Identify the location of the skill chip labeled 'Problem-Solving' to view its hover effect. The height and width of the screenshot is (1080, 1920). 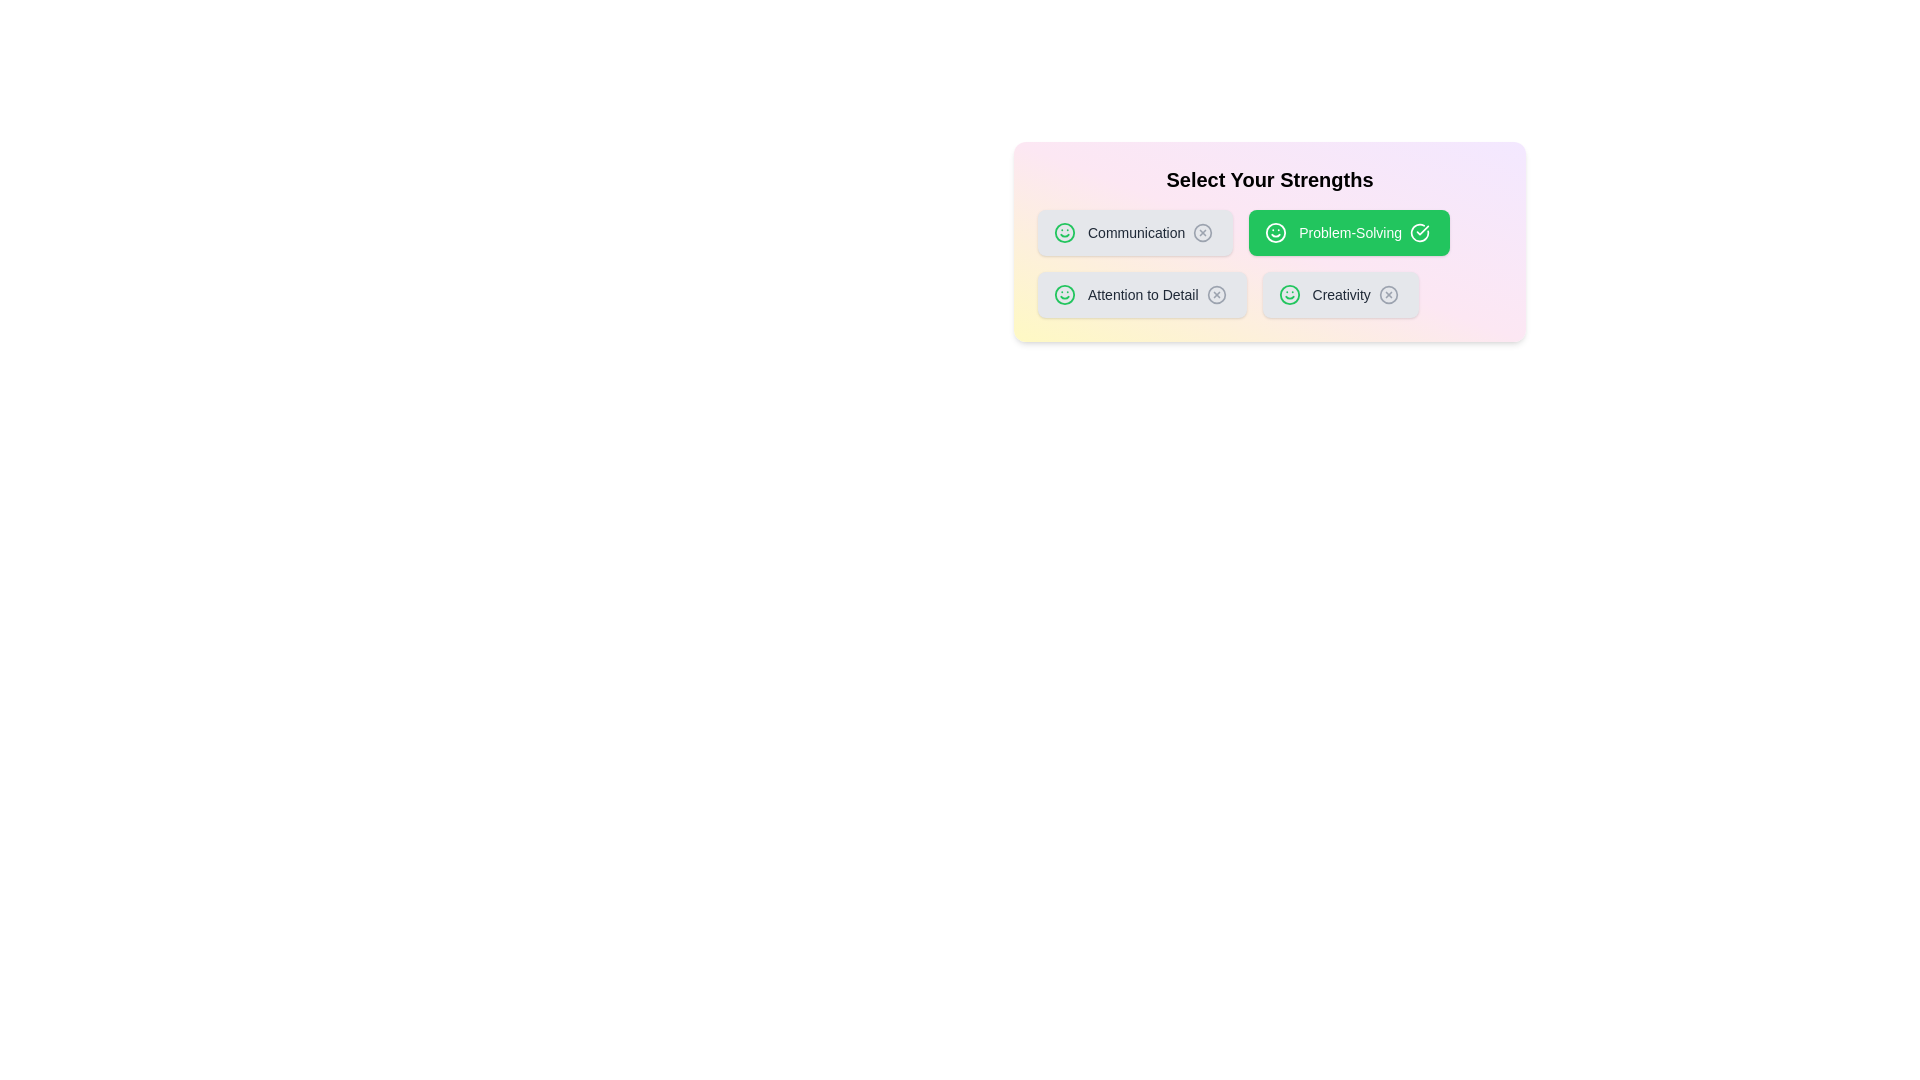
(1349, 231).